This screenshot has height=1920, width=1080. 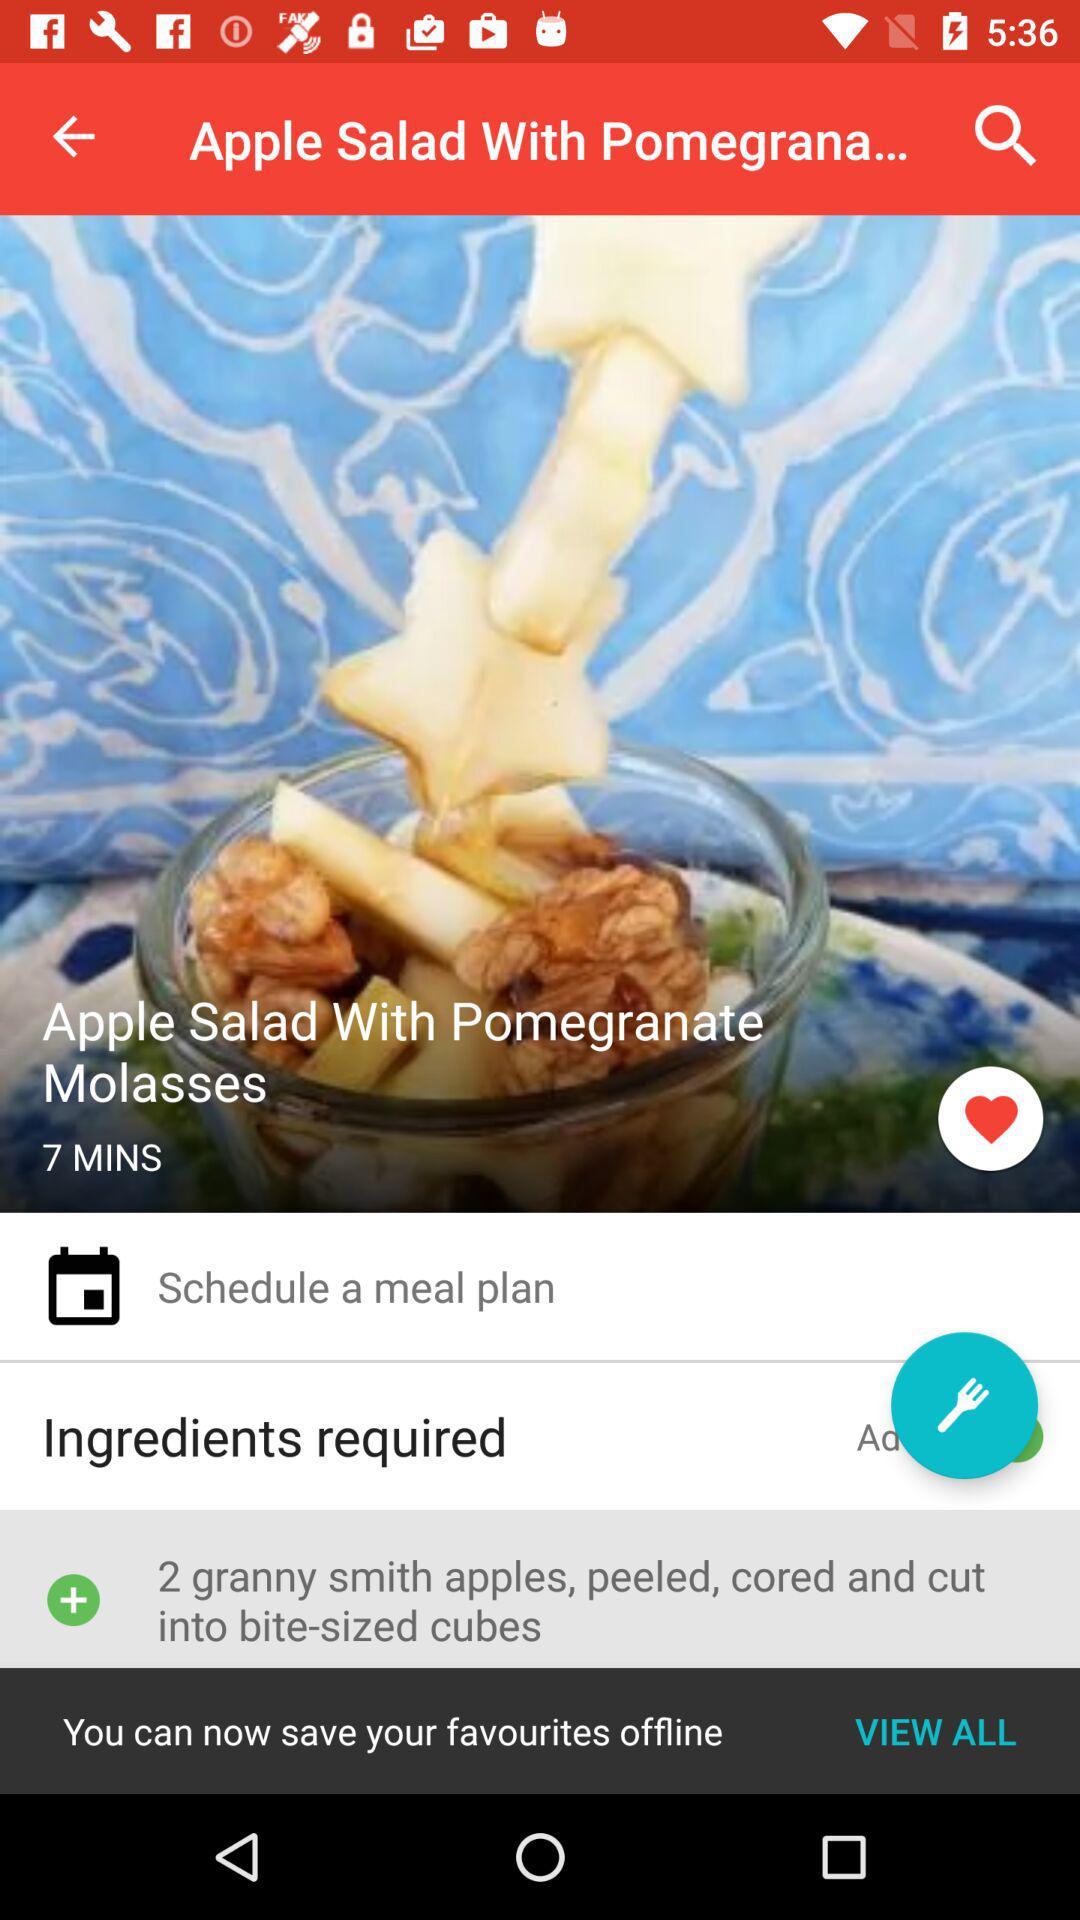 What do you see at coordinates (963, 1404) in the screenshot?
I see `the edit icon` at bounding box center [963, 1404].